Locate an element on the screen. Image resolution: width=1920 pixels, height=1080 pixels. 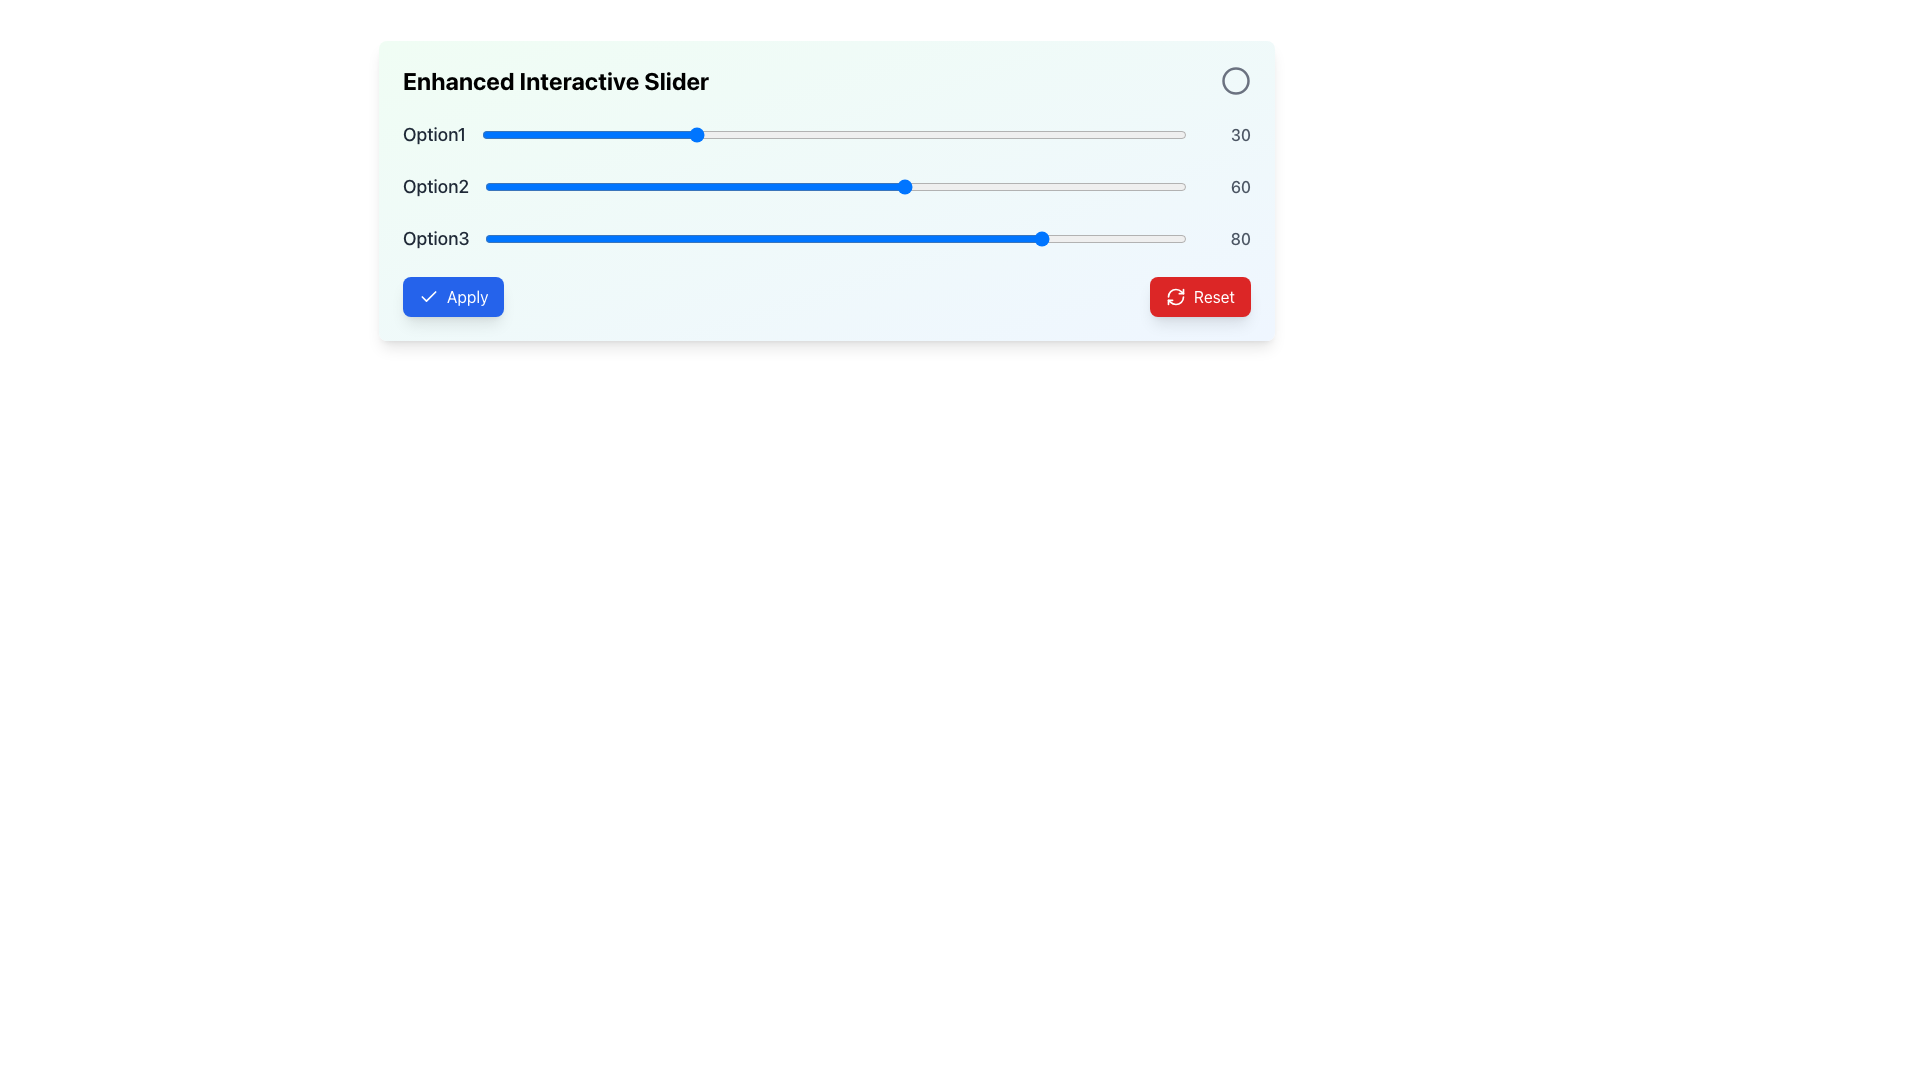
slider is located at coordinates (716, 186).